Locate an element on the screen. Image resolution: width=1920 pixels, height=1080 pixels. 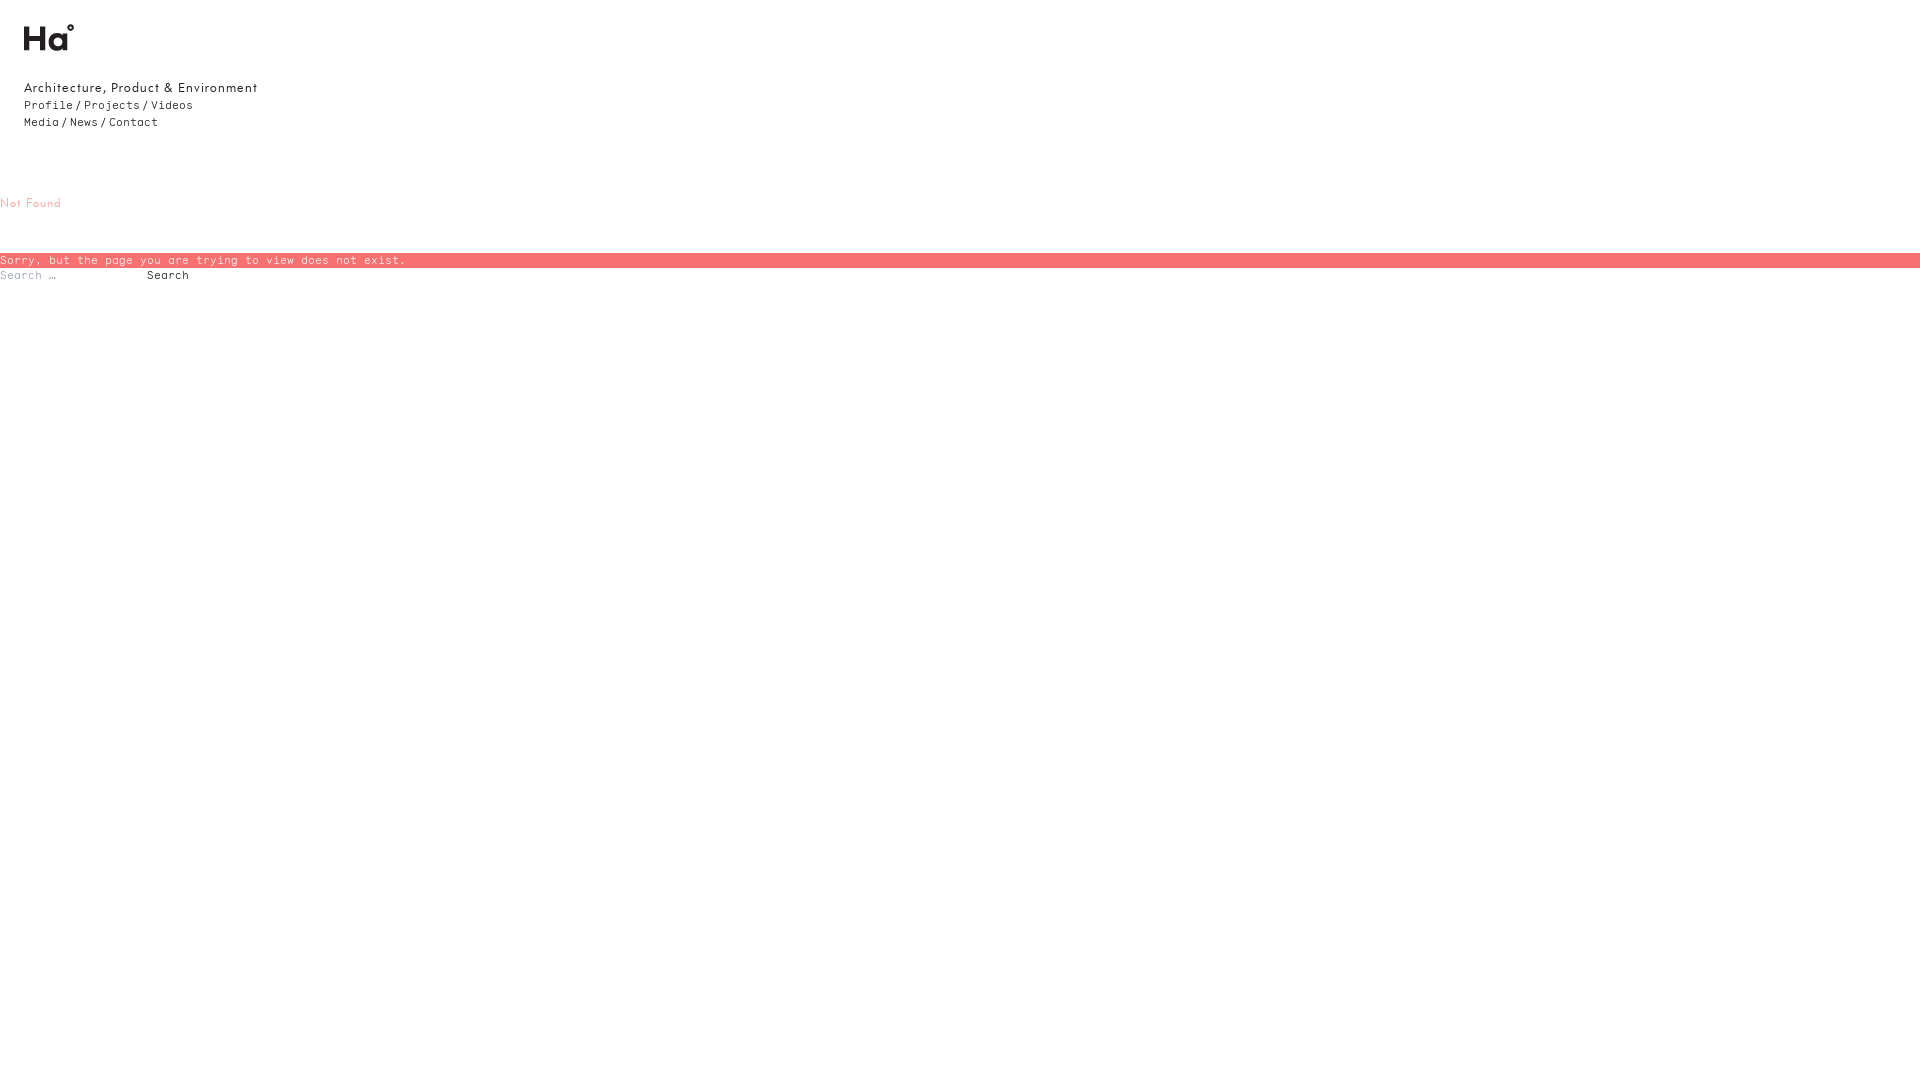
'Media' is located at coordinates (41, 122).